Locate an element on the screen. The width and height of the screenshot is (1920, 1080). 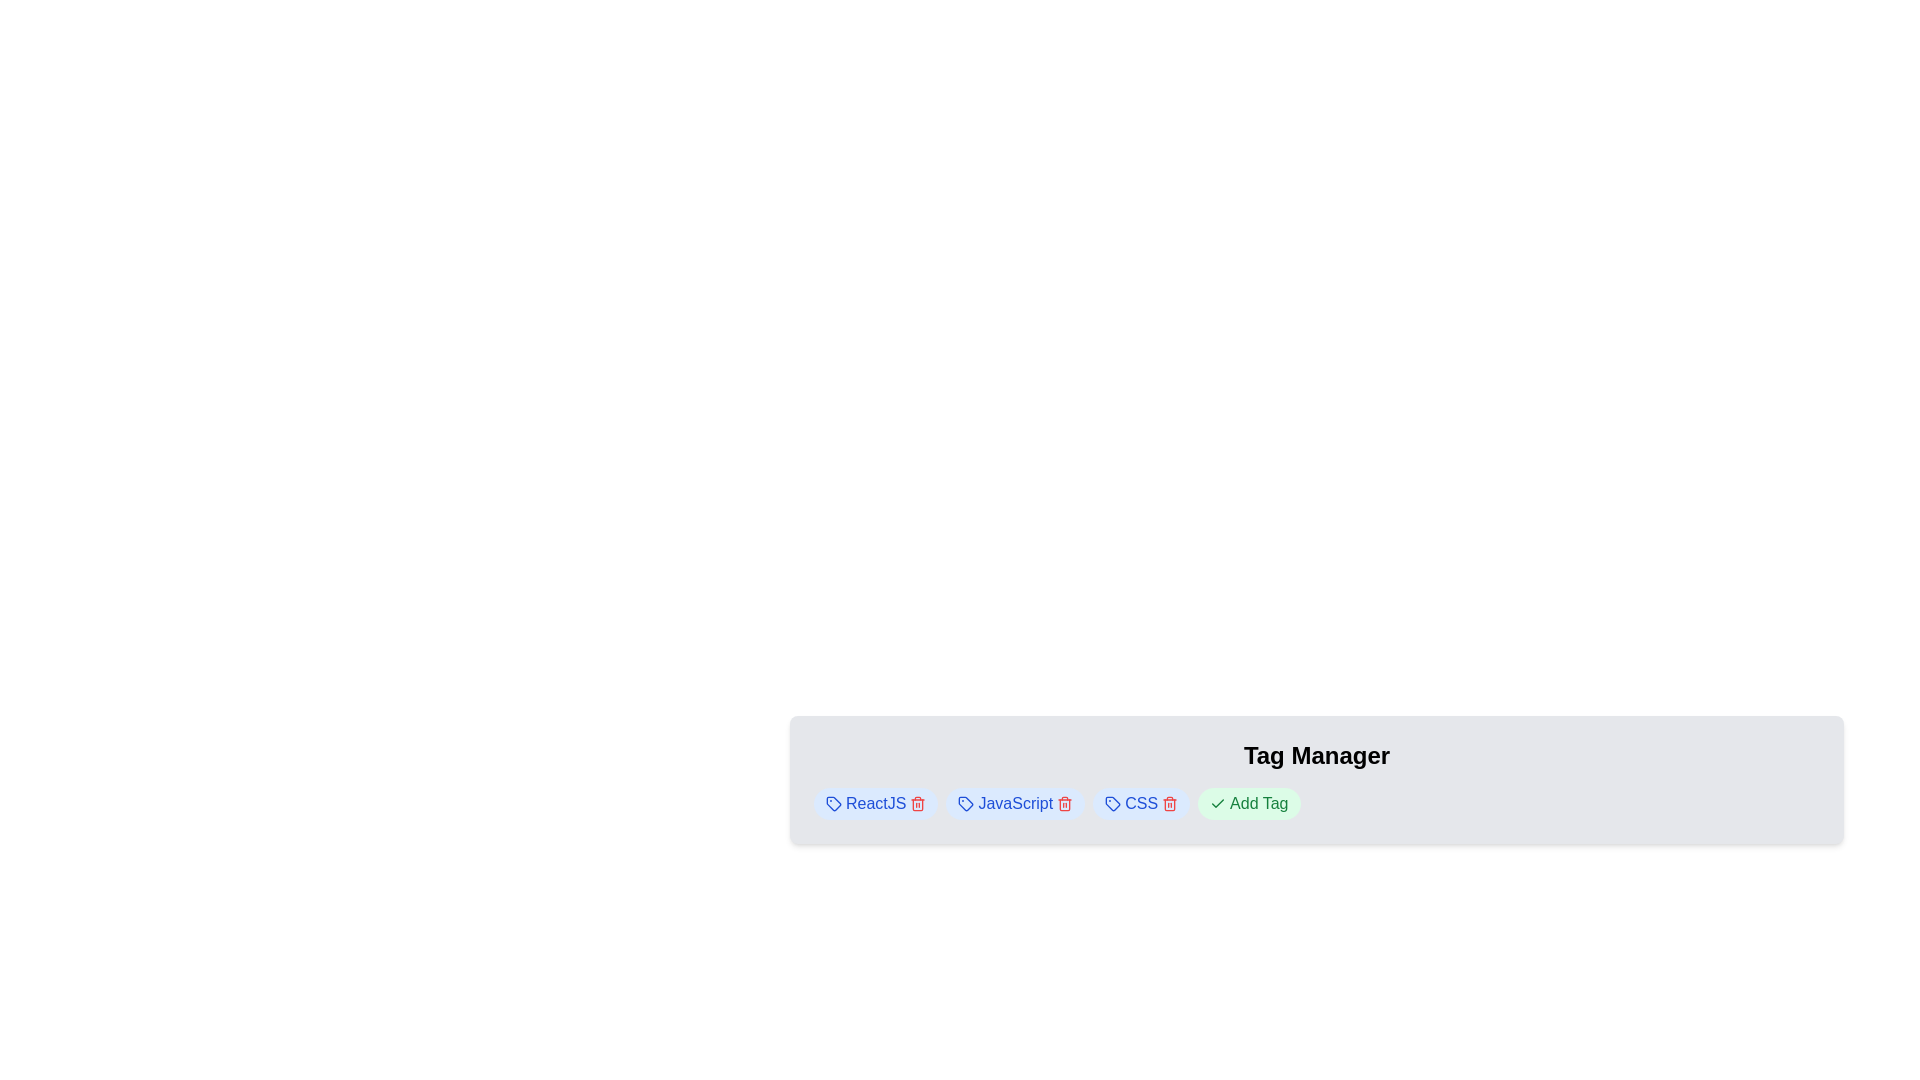
the trash icon button at the end of the 'CSS' tag is located at coordinates (1170, 802).